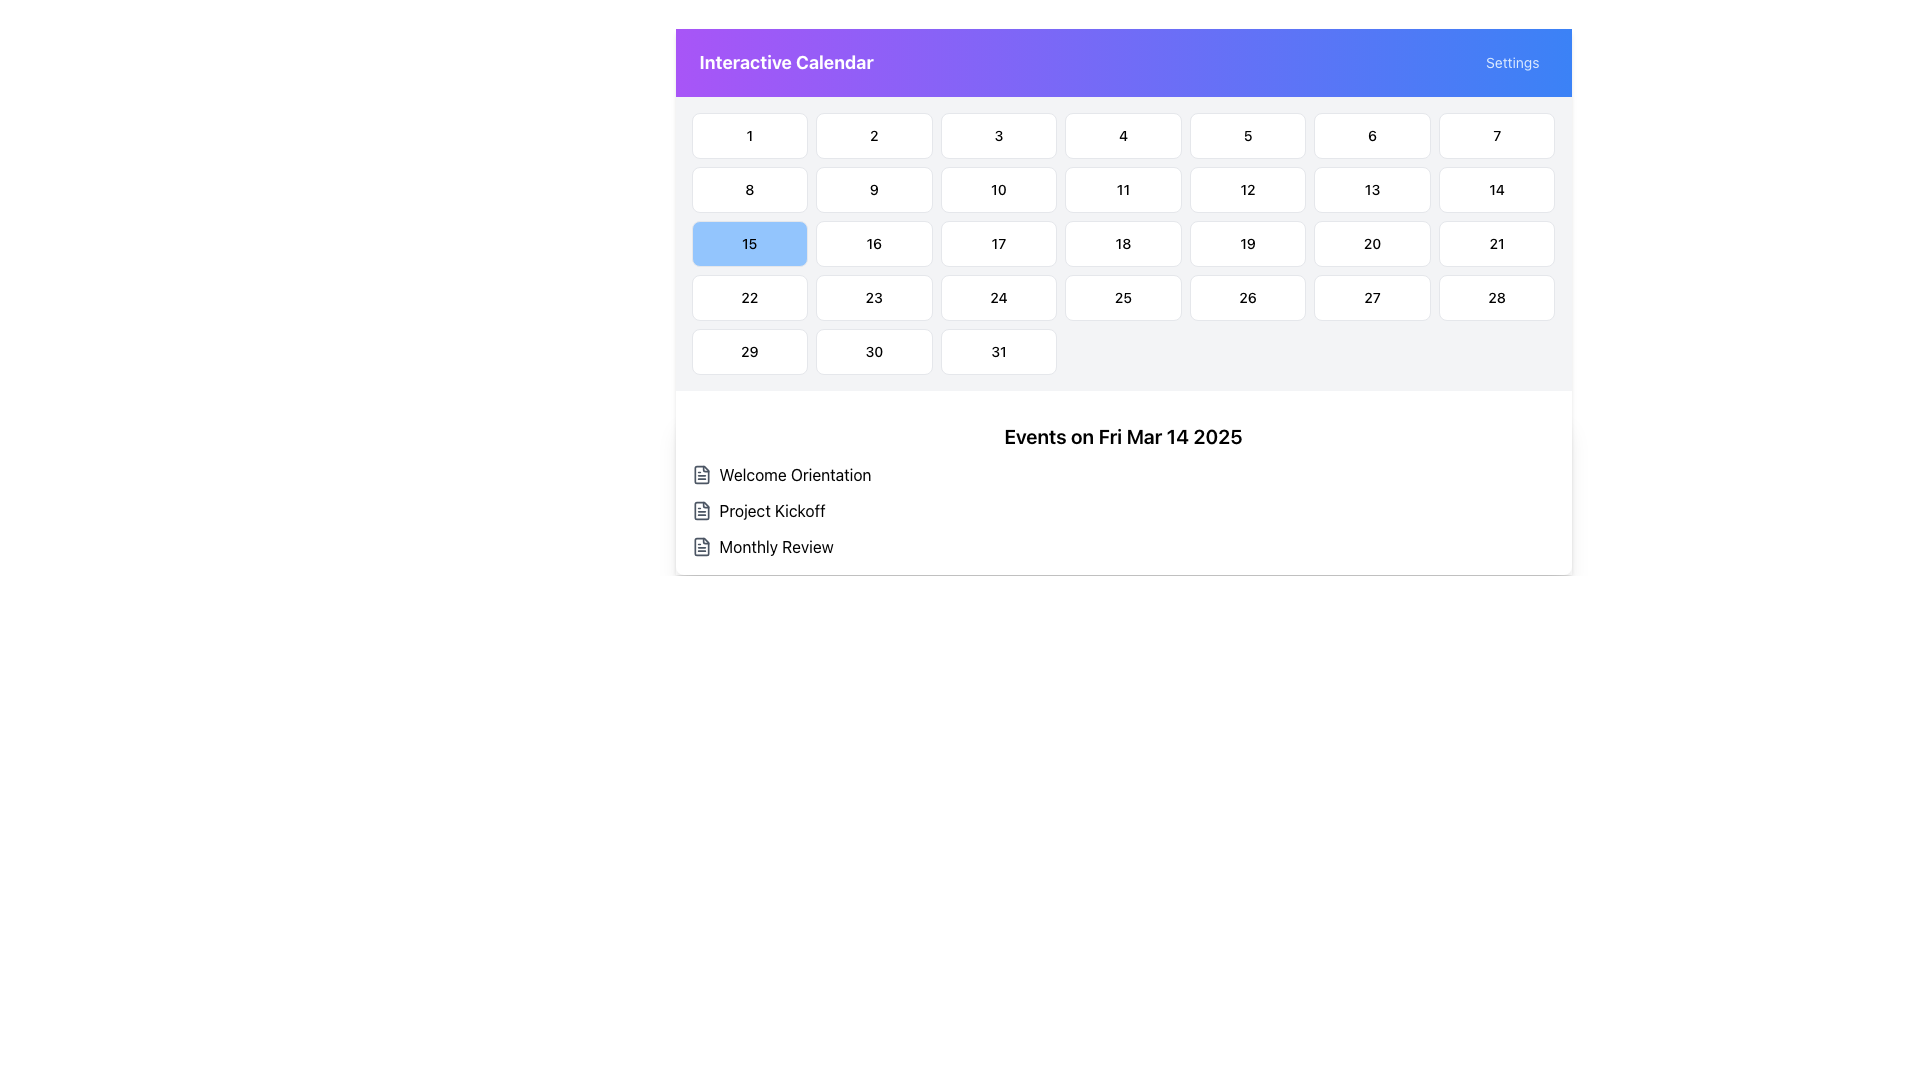 This screenshot has height=1080, width=1920. What do you see at coordinates (1123, 242) in the screenshot?
I see `the Grid Calendar element` at bounding box center [1123, 242].